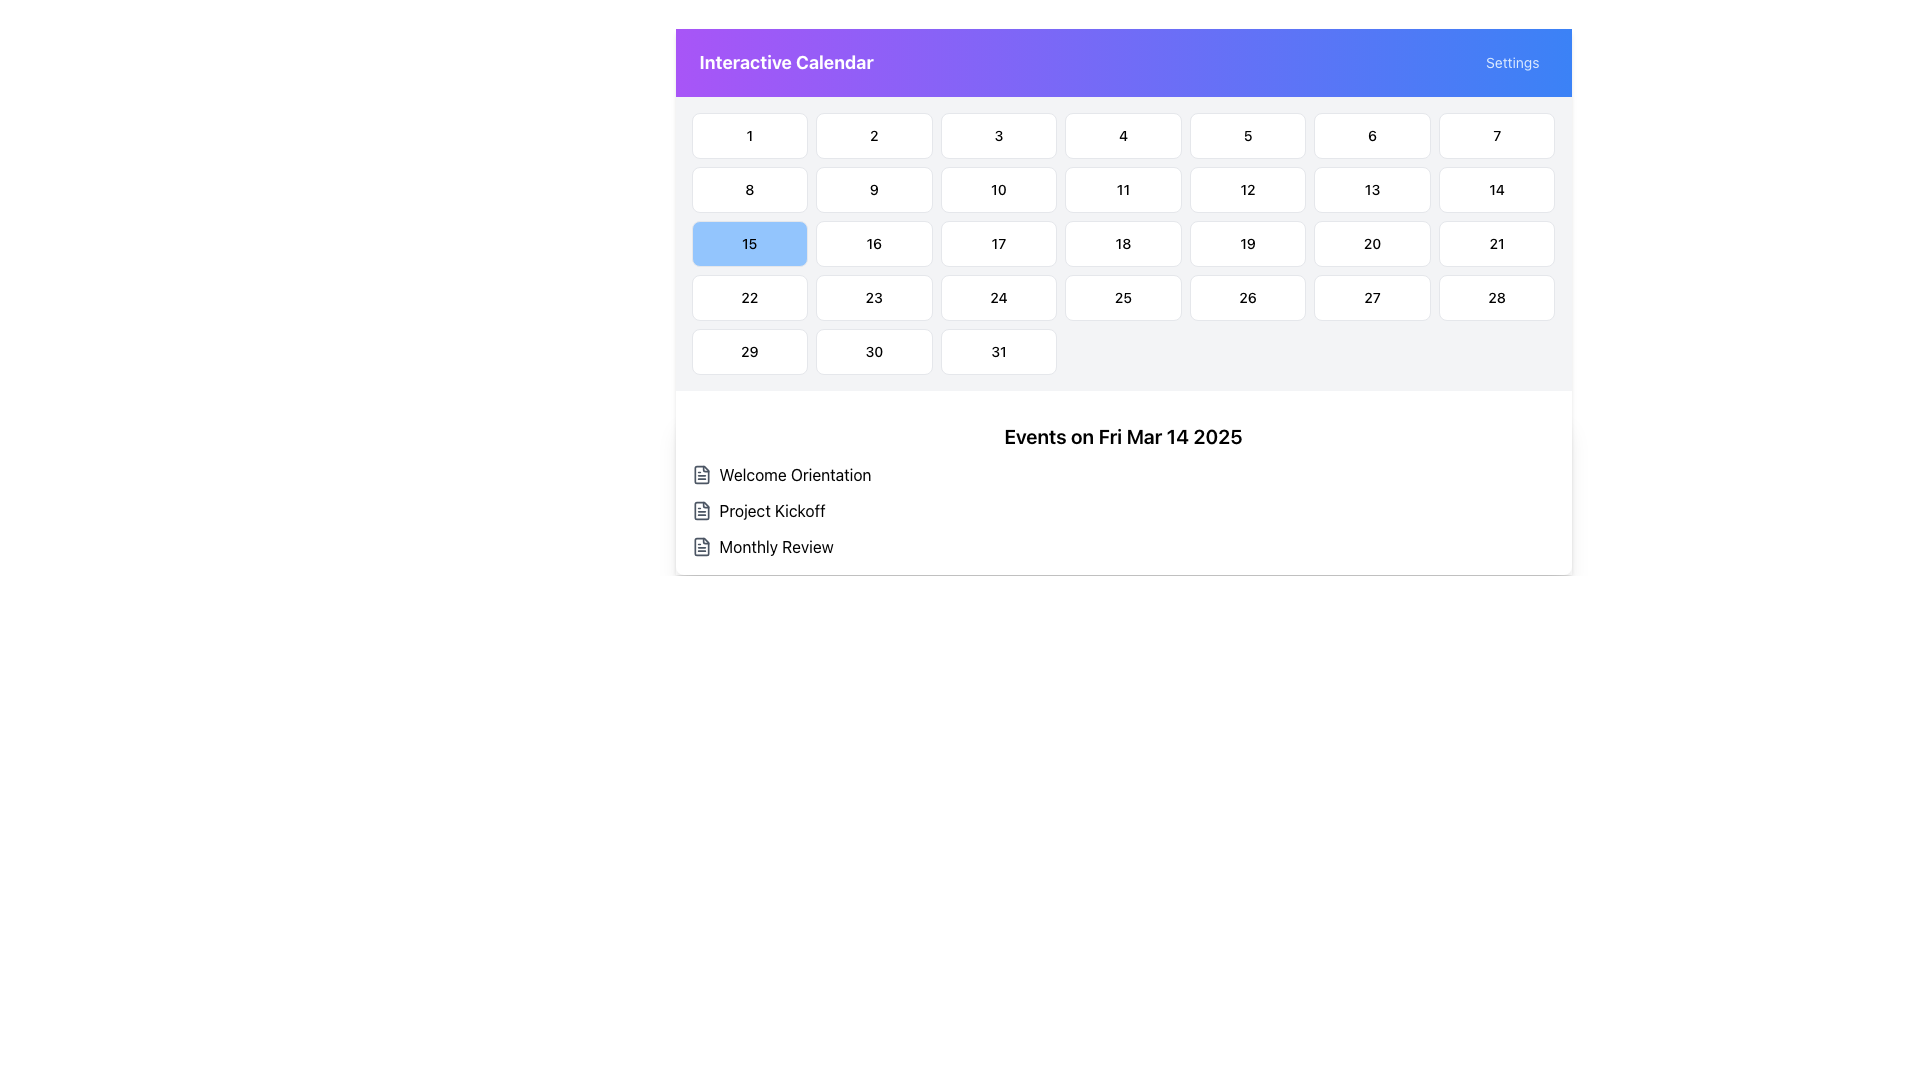 This screenshot has height=1080, width=1920. What do you see at coordinates (1123, 242) in the screenshot?
I see `the Grid Calendar element` at bounding box center [1123, 242].